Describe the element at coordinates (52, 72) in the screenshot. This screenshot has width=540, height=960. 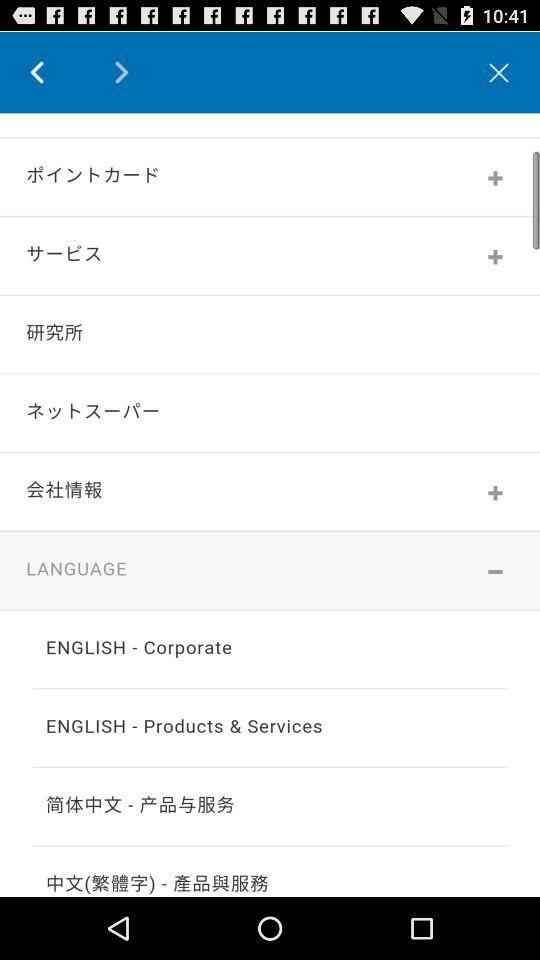
I see `previous page` at that location.